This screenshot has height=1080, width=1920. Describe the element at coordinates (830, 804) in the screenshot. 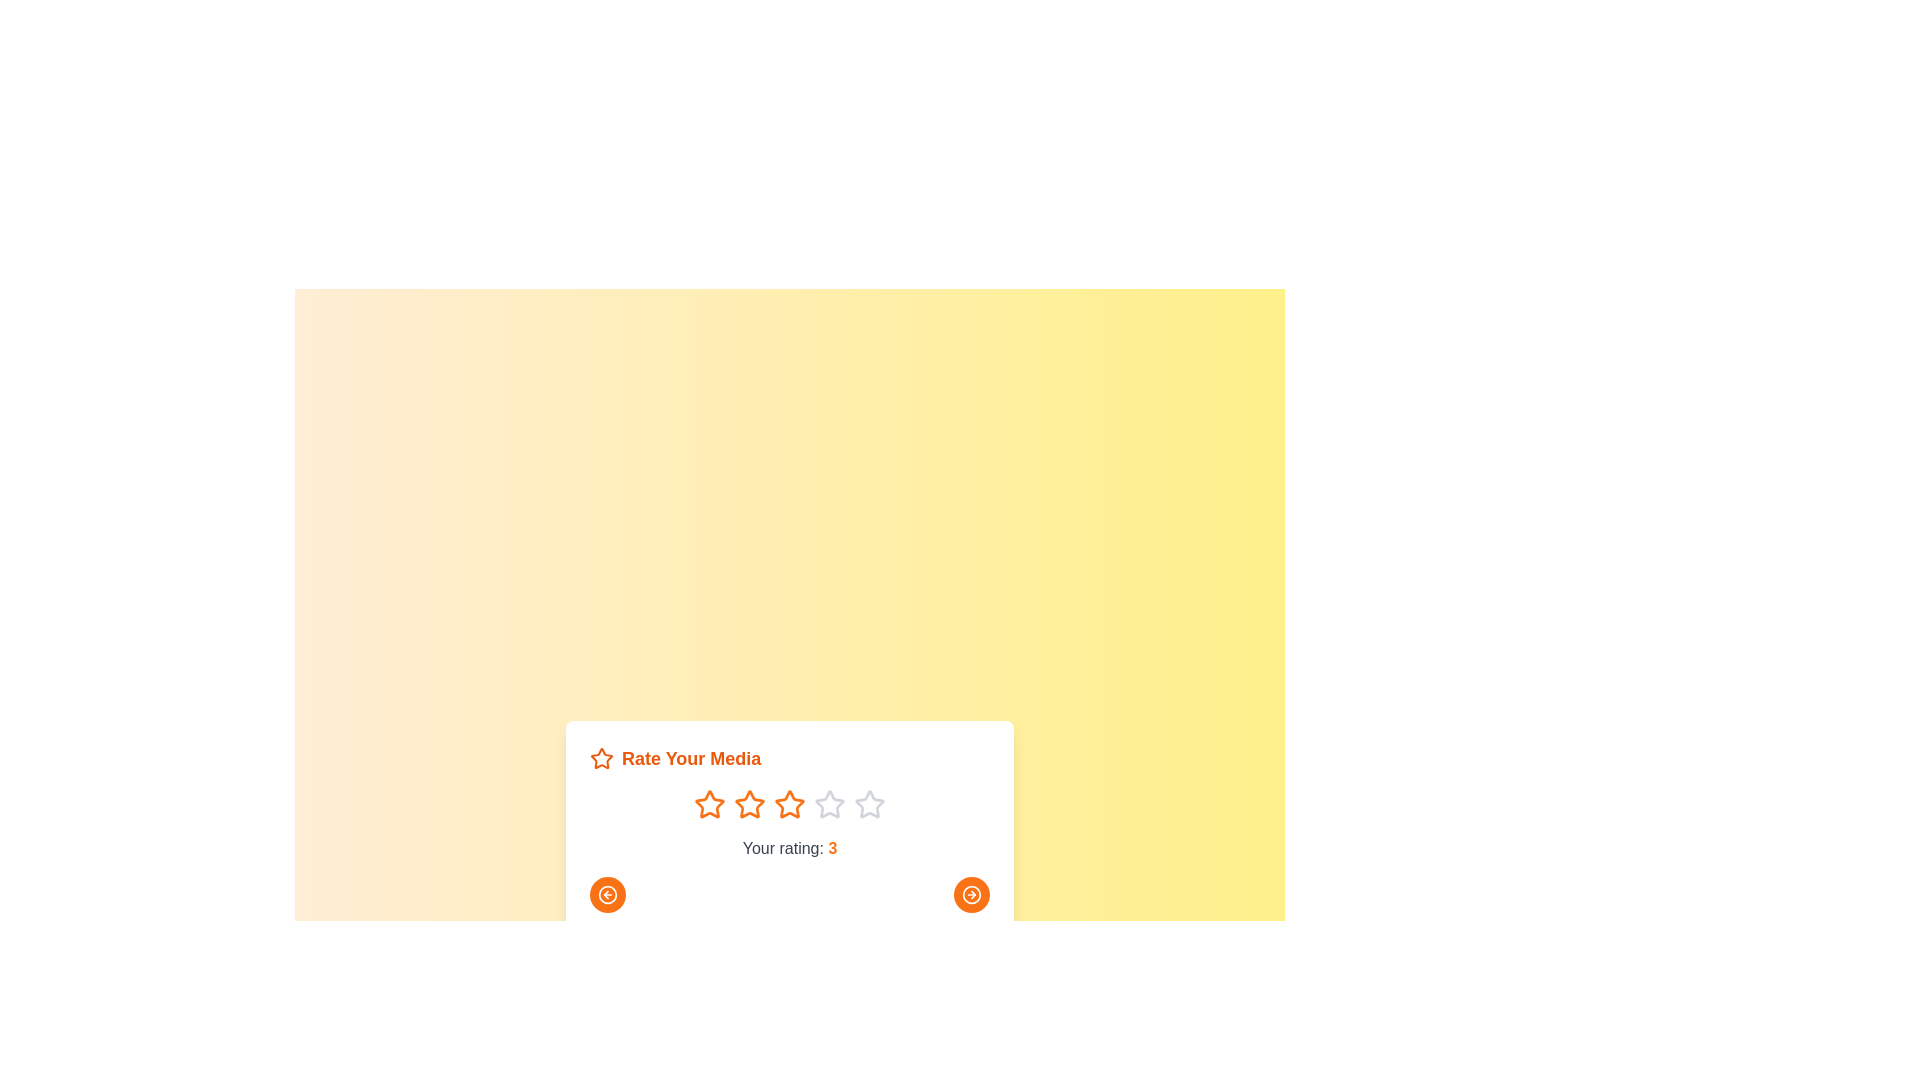

I see `the star corresponding to the rating 4` at that location.